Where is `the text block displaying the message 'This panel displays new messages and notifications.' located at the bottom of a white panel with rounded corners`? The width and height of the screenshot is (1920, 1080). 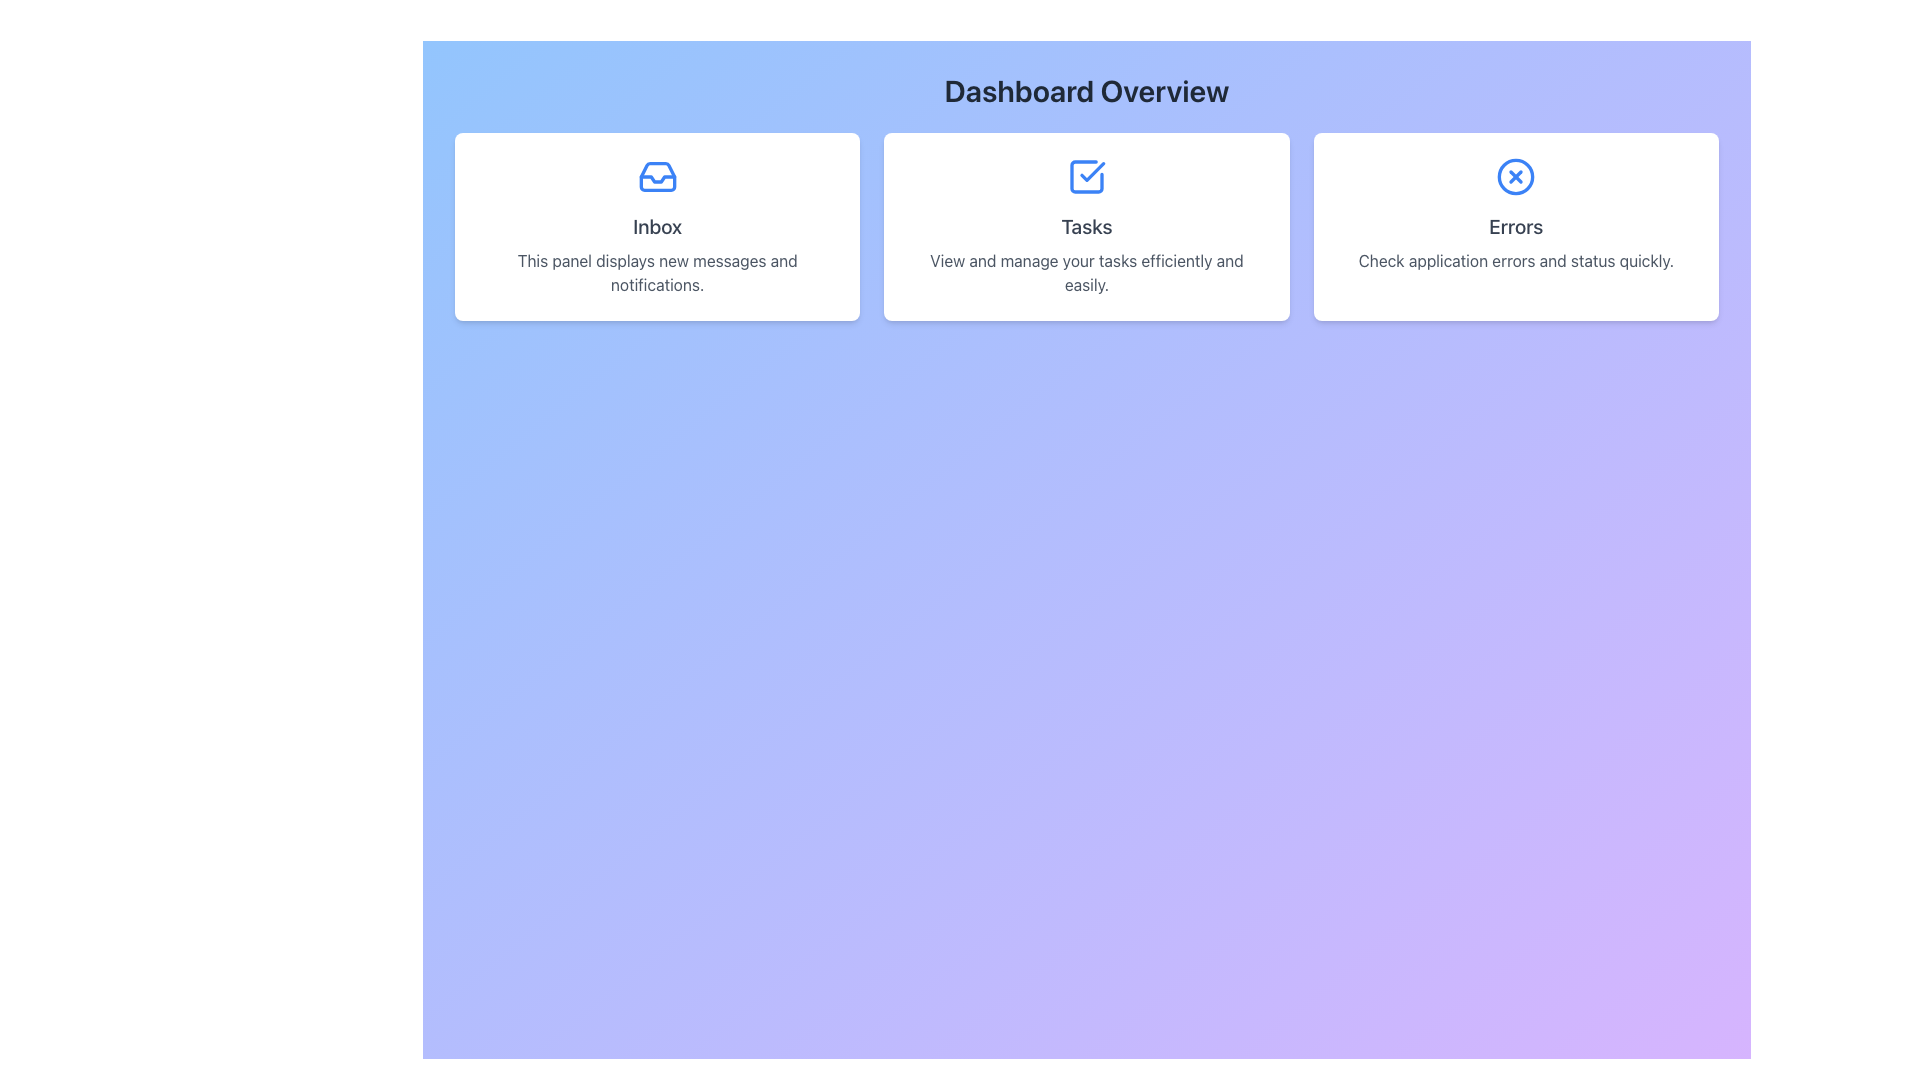 the text block displaying the message 'This panel displays new messages and notifications.' located at the bottom of a white panel with rounded corners is located at coordinates (657, 273).